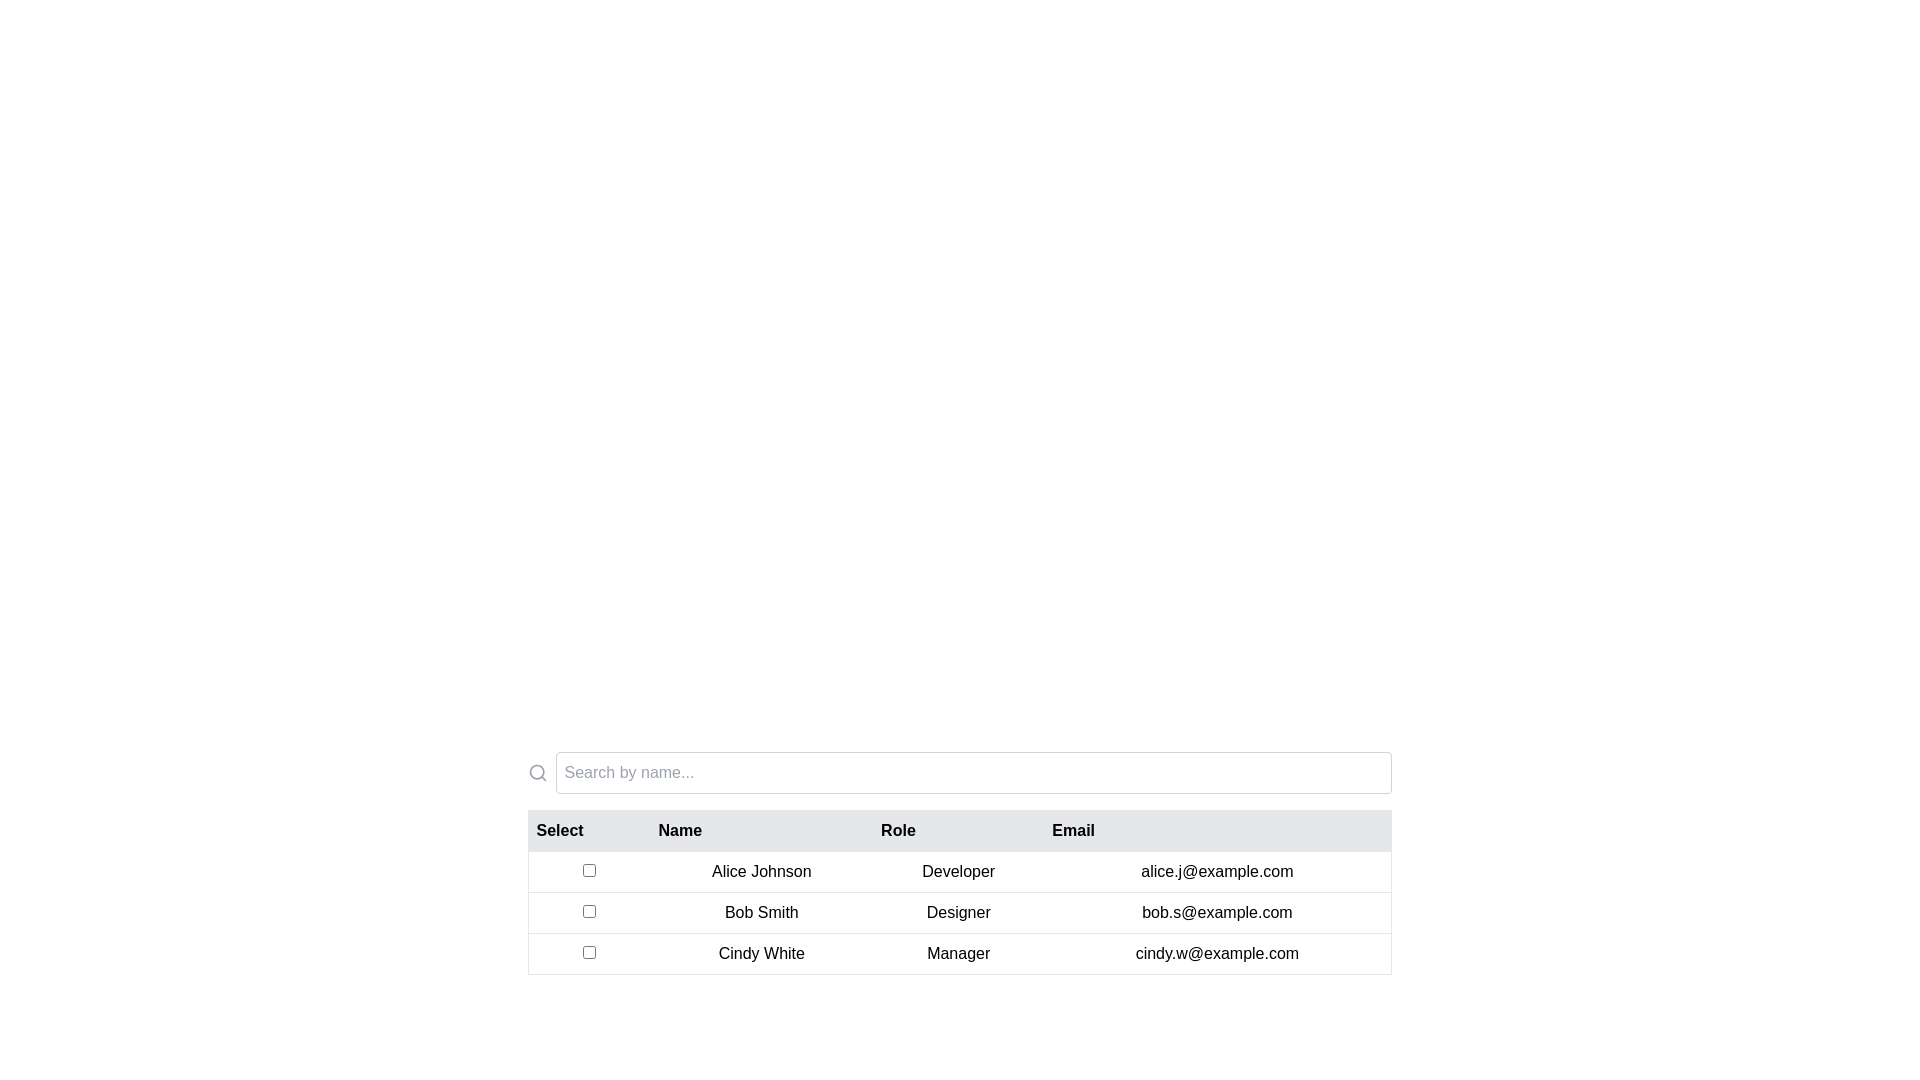 The height and width of the screenshot is (1080, 1920). What do you see at coordinates (588, 913) in the screenshot?
I see `the checkbox in the second row of the table corresponding to the entry for 'Bob Smith'` at bounding box center [588, 913].